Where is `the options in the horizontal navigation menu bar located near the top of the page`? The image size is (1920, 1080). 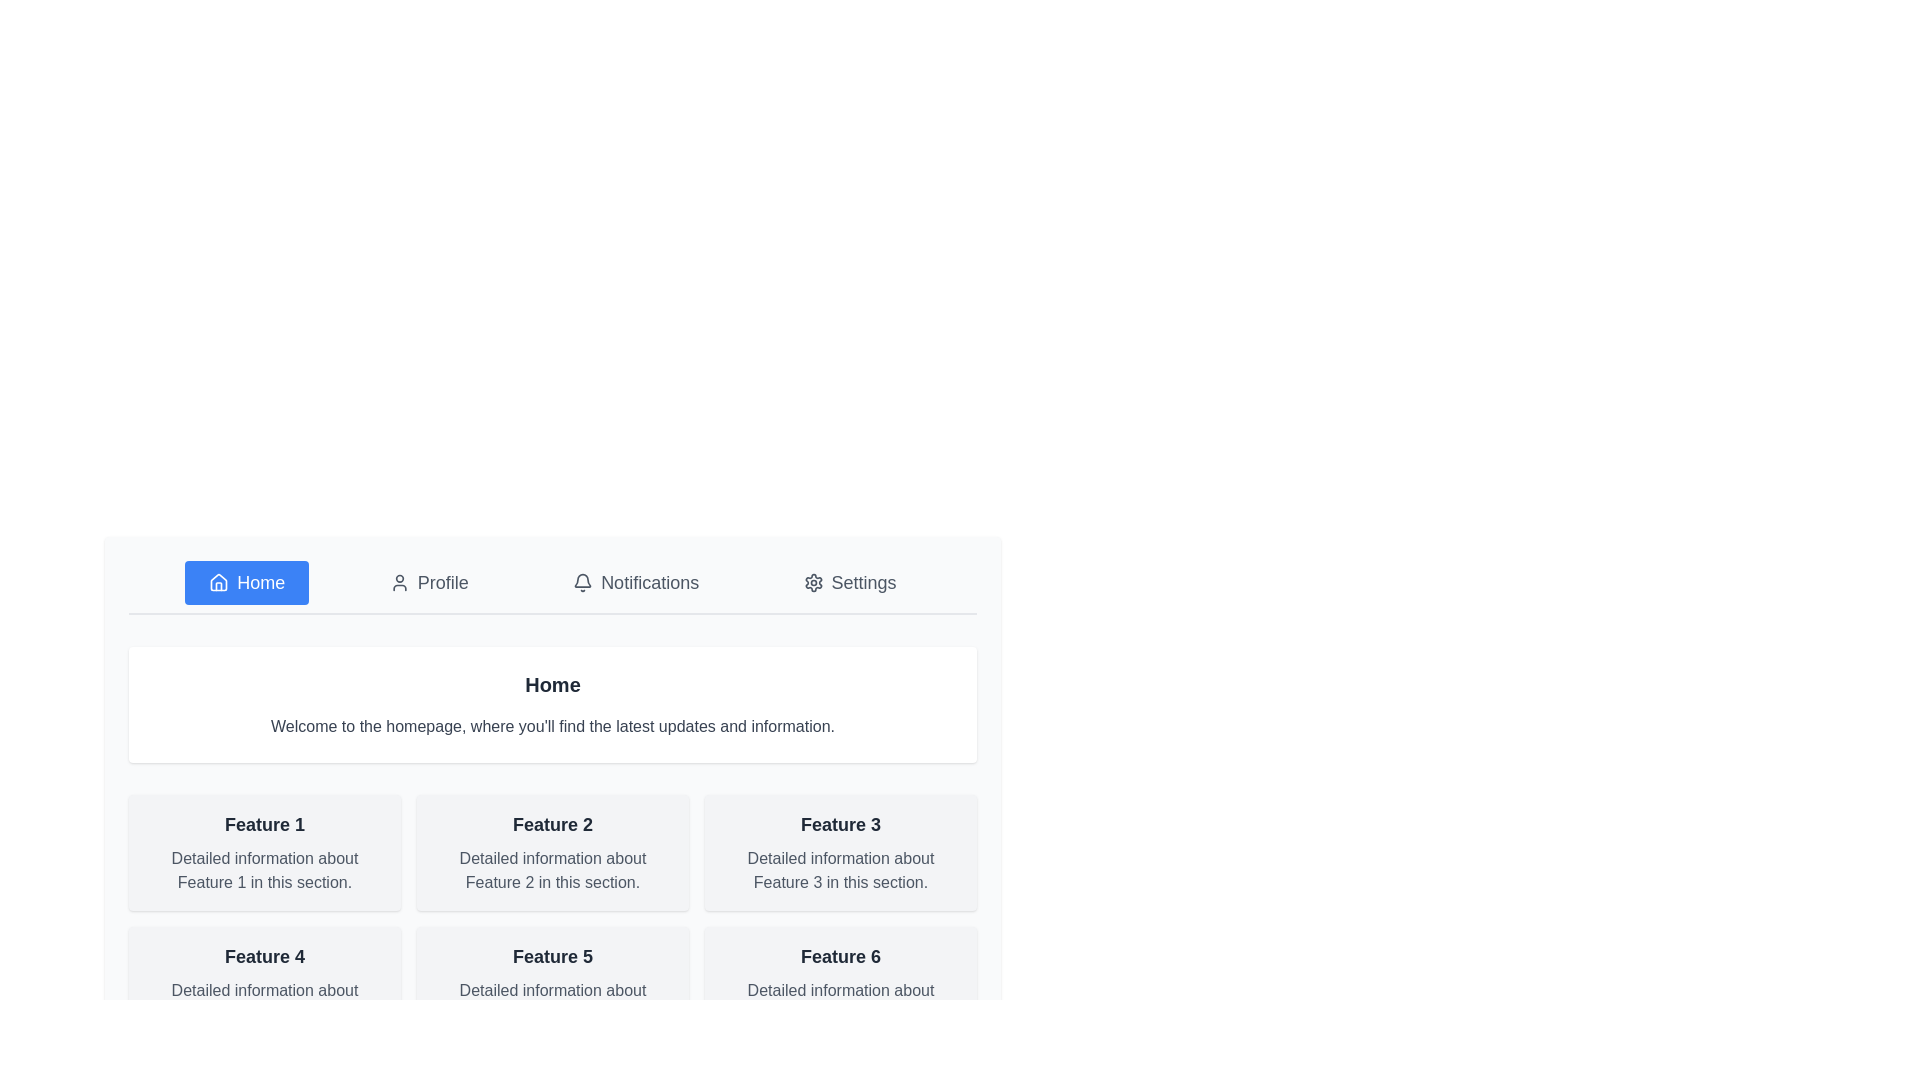
the options in the horizontal navigation menu bar located near the top of the page is located at coordinates (552, 586).